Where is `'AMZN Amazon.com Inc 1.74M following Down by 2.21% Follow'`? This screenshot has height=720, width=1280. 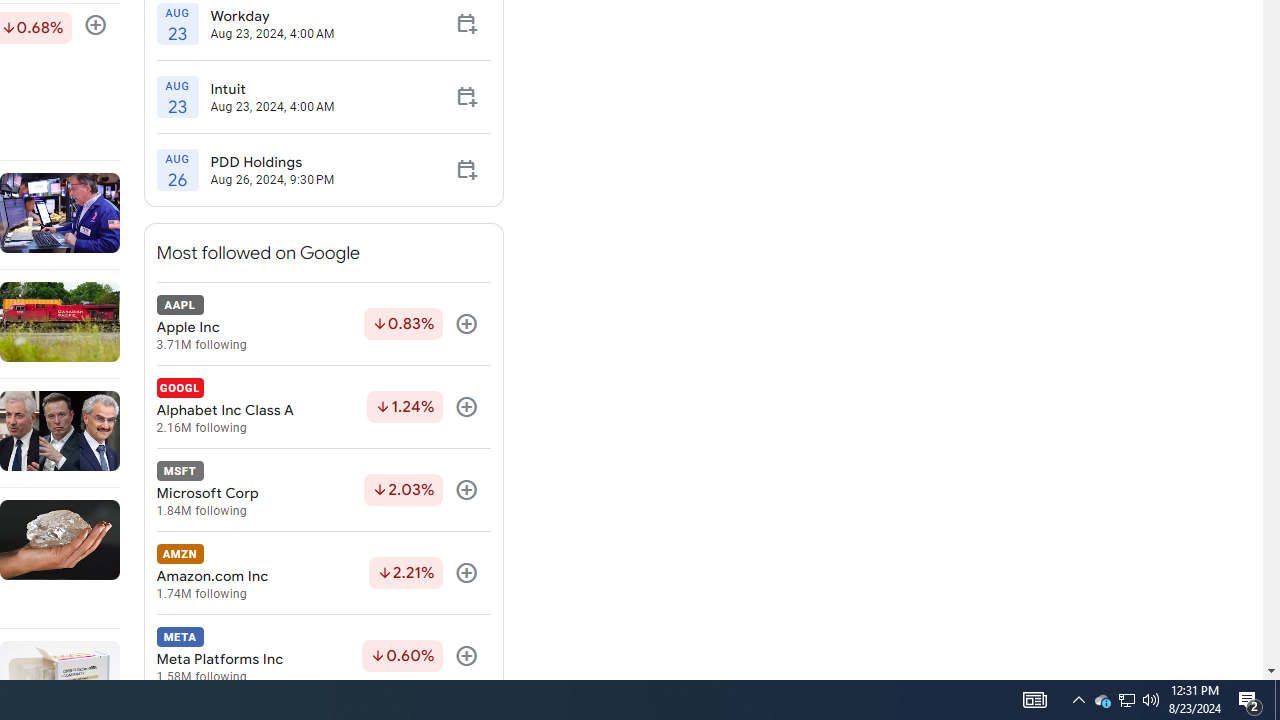 'AMZN Amazon.com Inc 1.74M following Down by 2.21% Follow' is located at coordinates (323, 573).